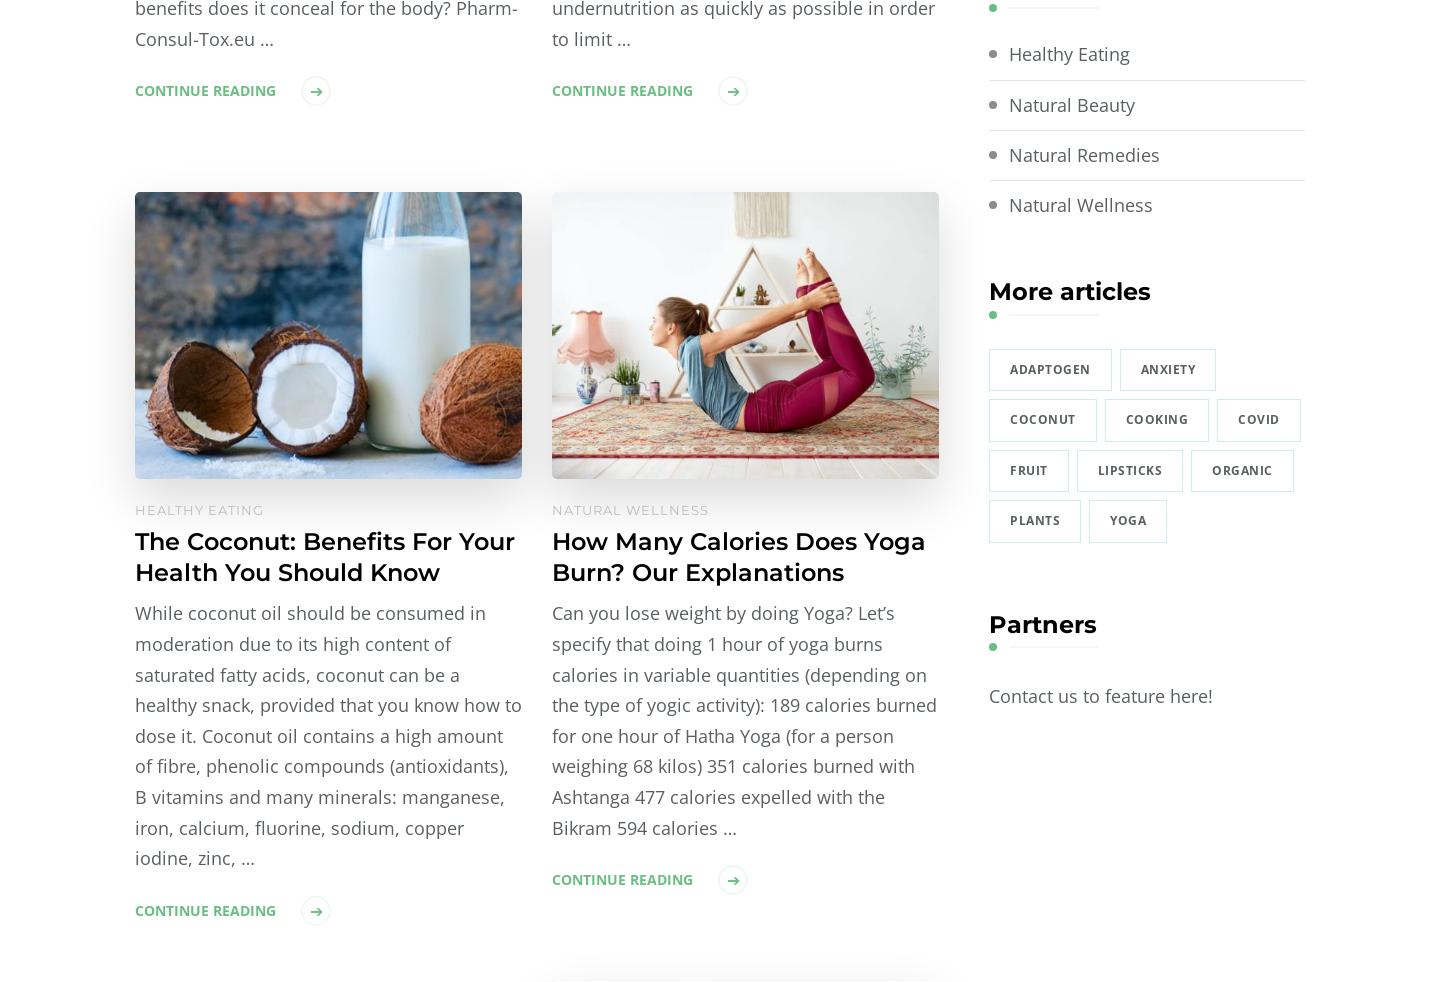 The width and height of the screenshot is (1440, 982). I want to click on 'plants', so click(1035, 519).